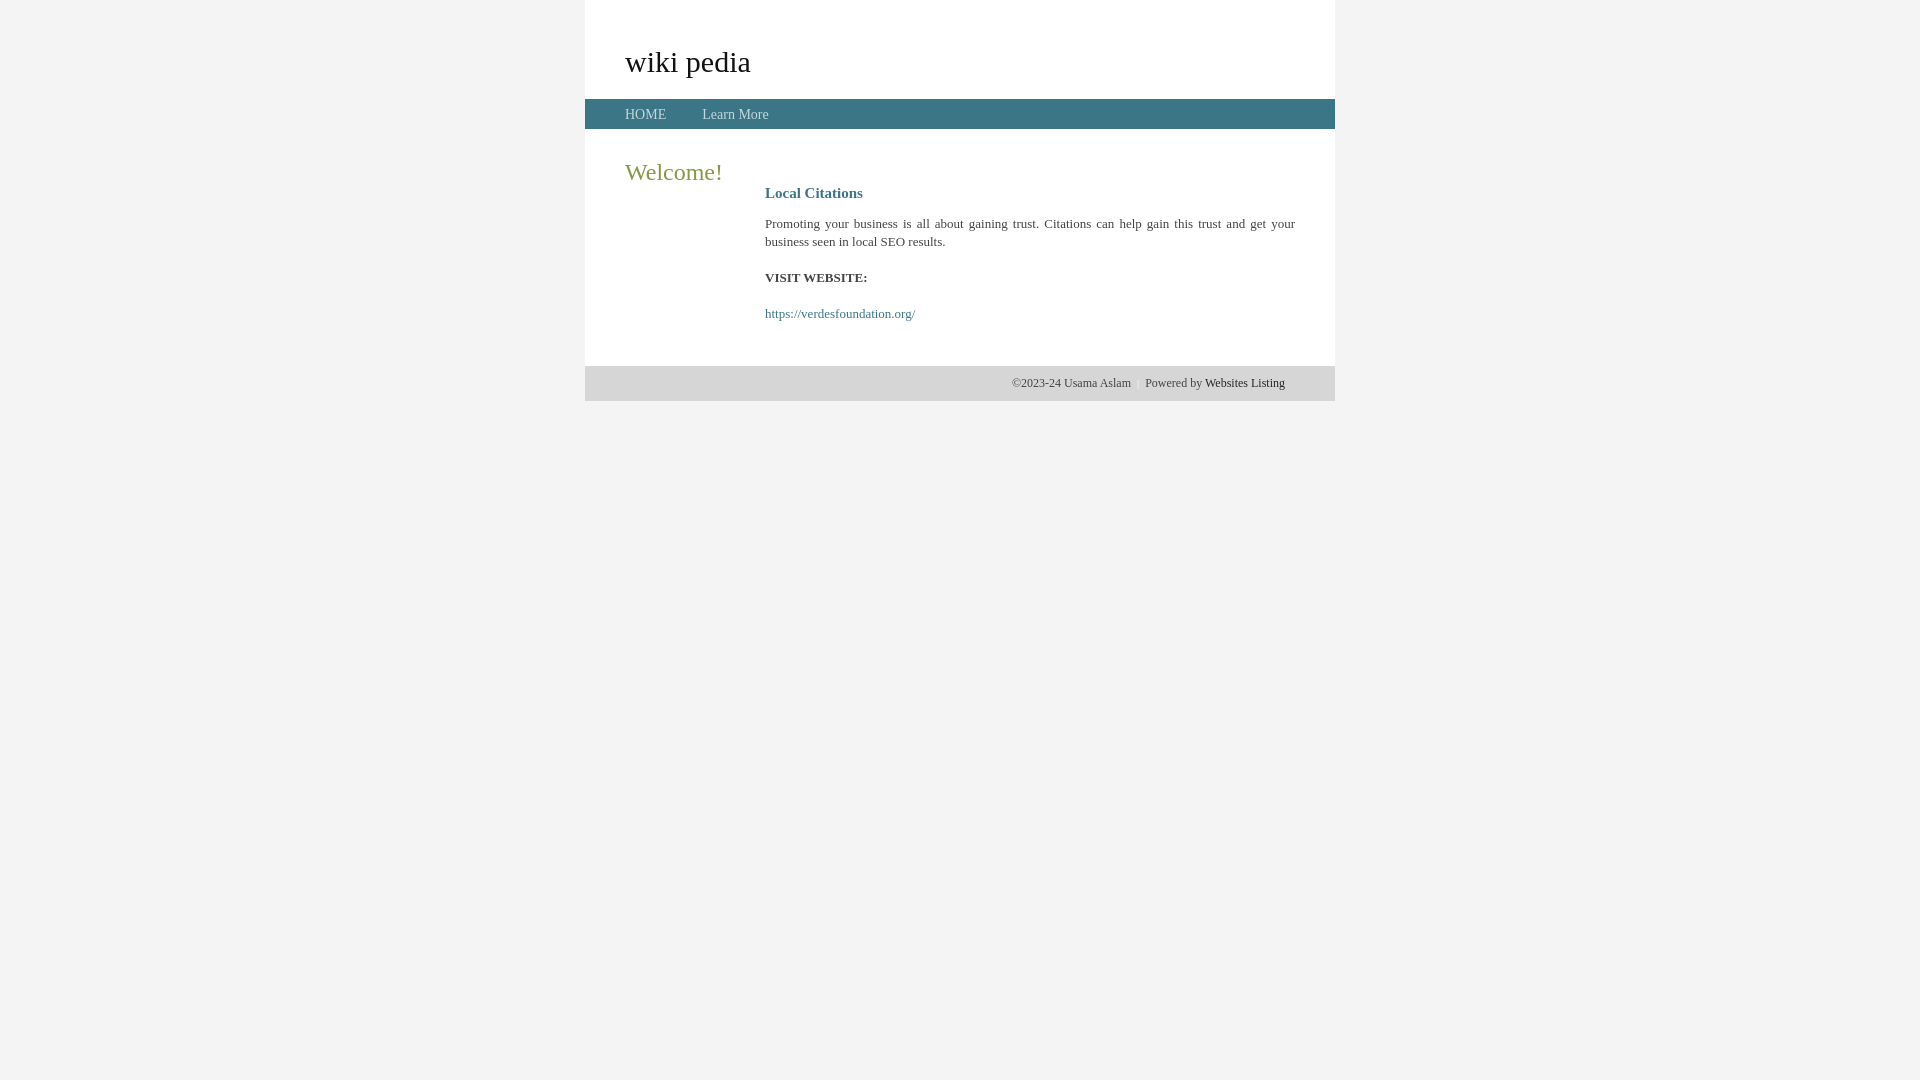 Image resolution: width=1920 pixels, height=1080 pixels. I want to click on 'https://verdesfoundation.org/', so click(840, 313).